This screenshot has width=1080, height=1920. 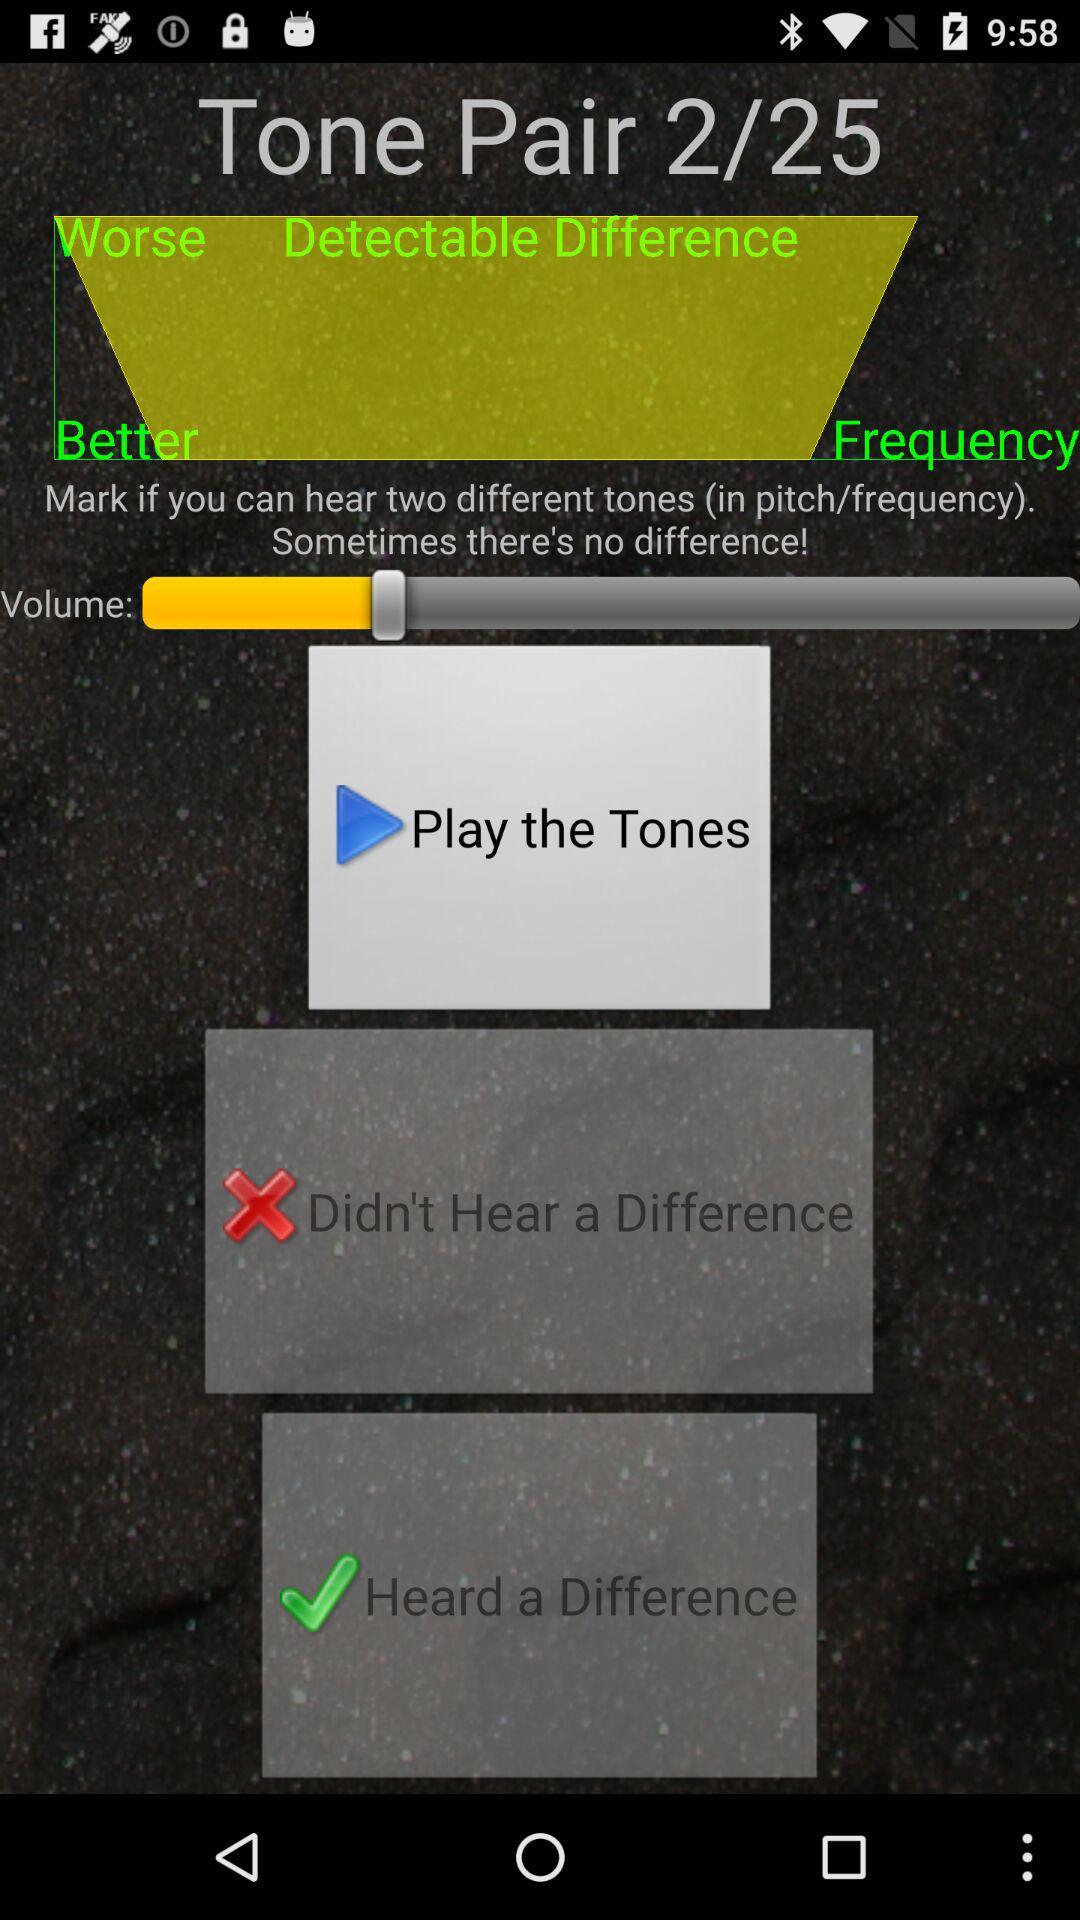 I want to click on the didn t hear, so click(x=538, y=1216).